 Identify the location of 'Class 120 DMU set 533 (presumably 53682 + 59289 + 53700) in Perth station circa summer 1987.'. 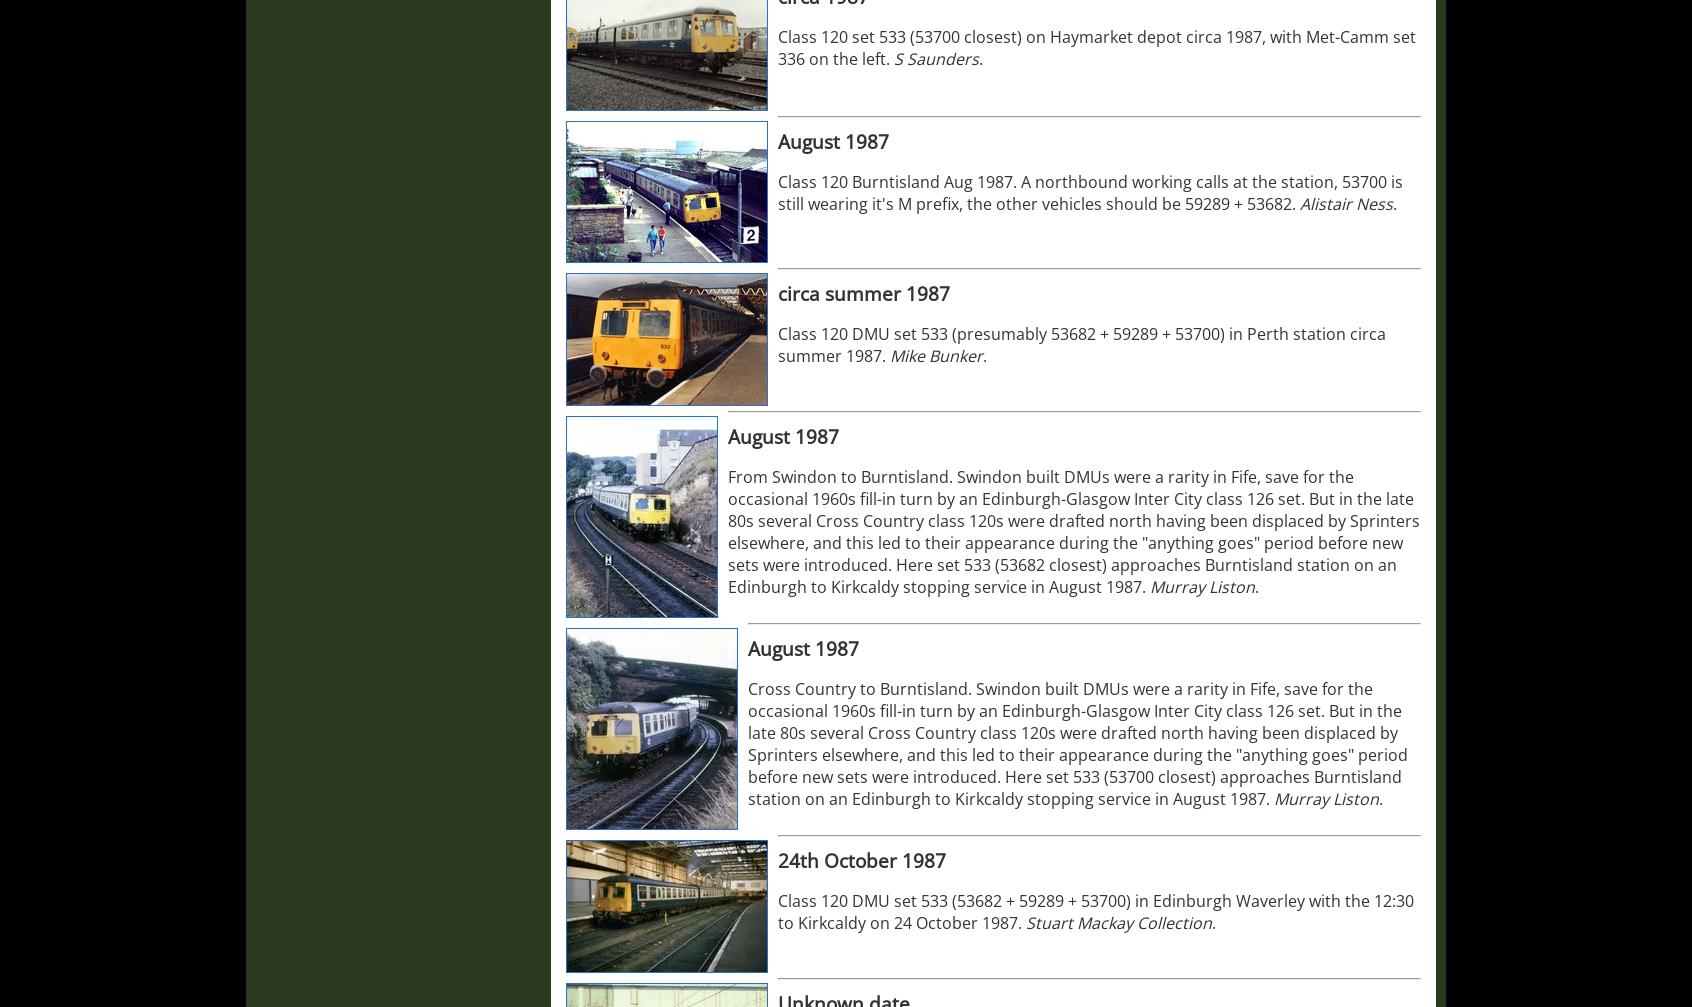
(777, 344).